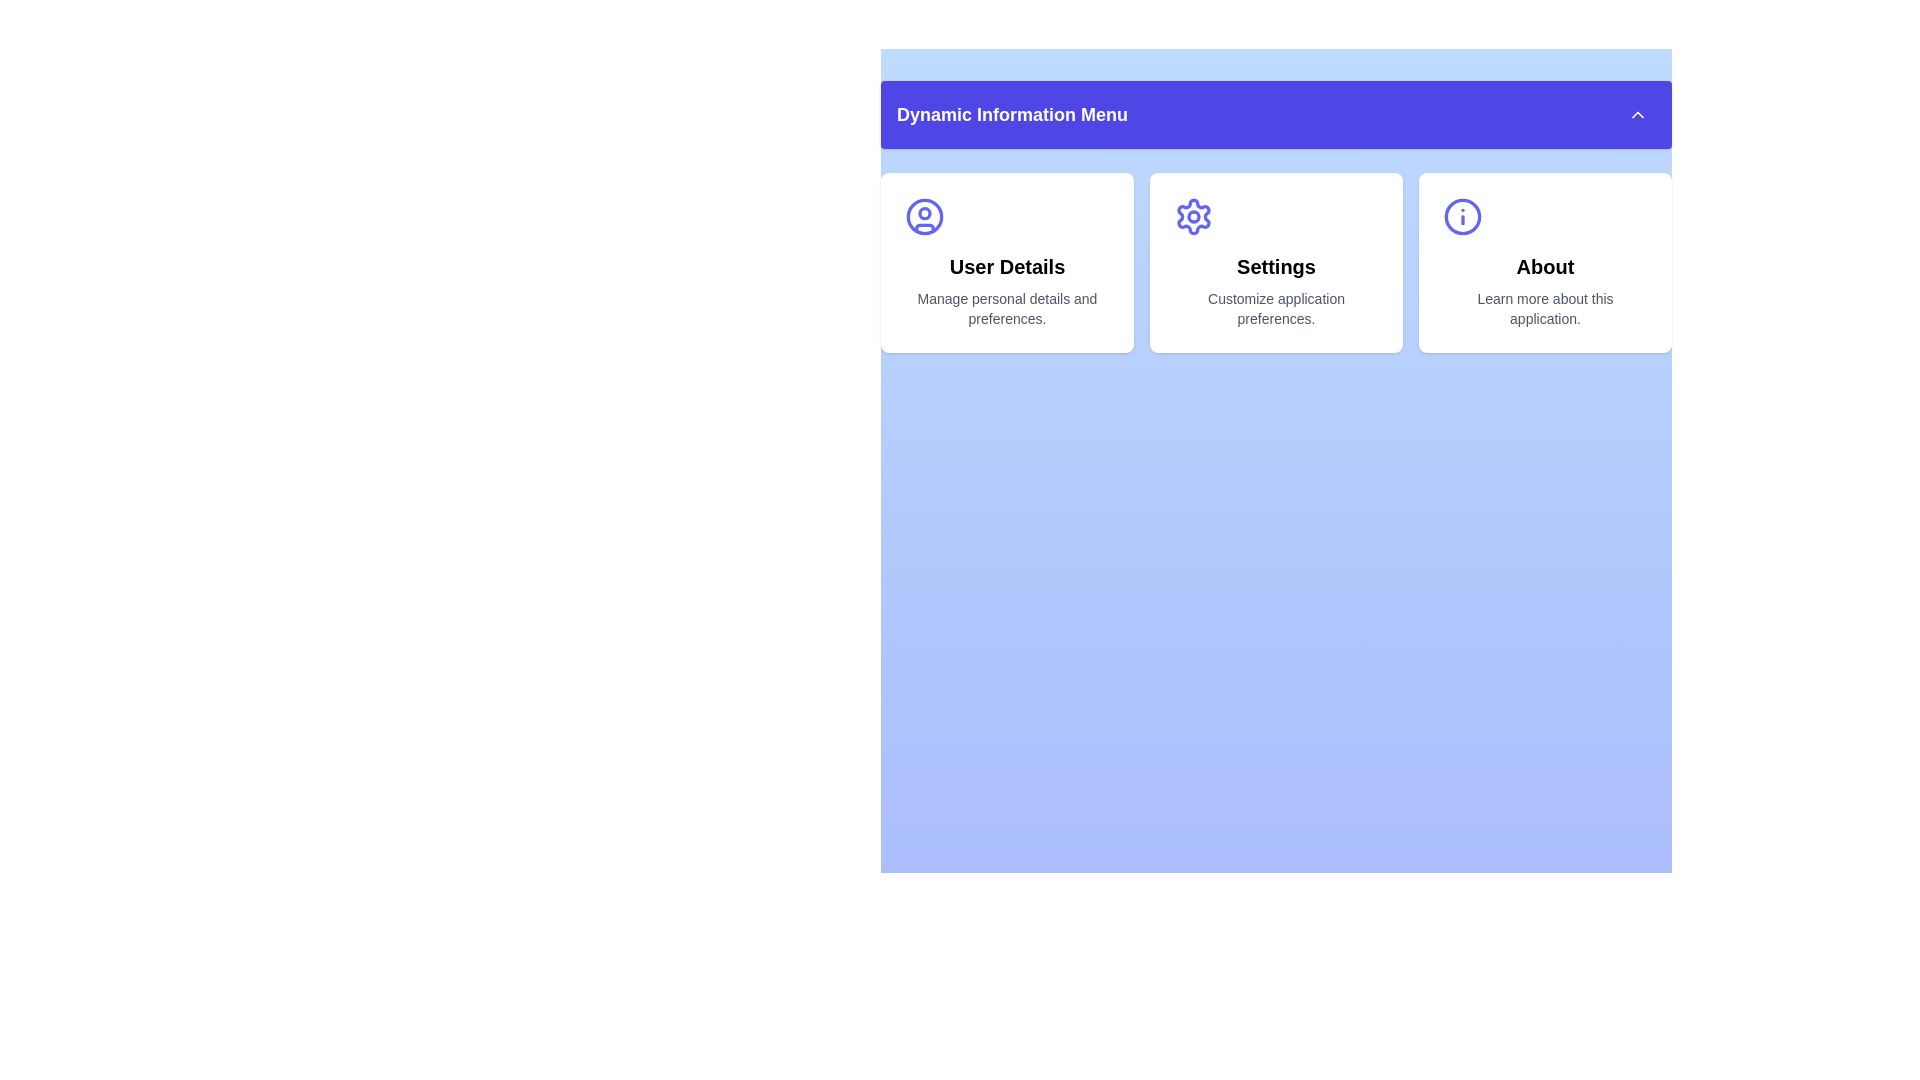 This screenshot has height=1080, width=1920. What do you see at coordinates (1544, 261) in the screenshot?
I see `the menu item About to observe its visual feedback` at bounding box center [1544, 261].